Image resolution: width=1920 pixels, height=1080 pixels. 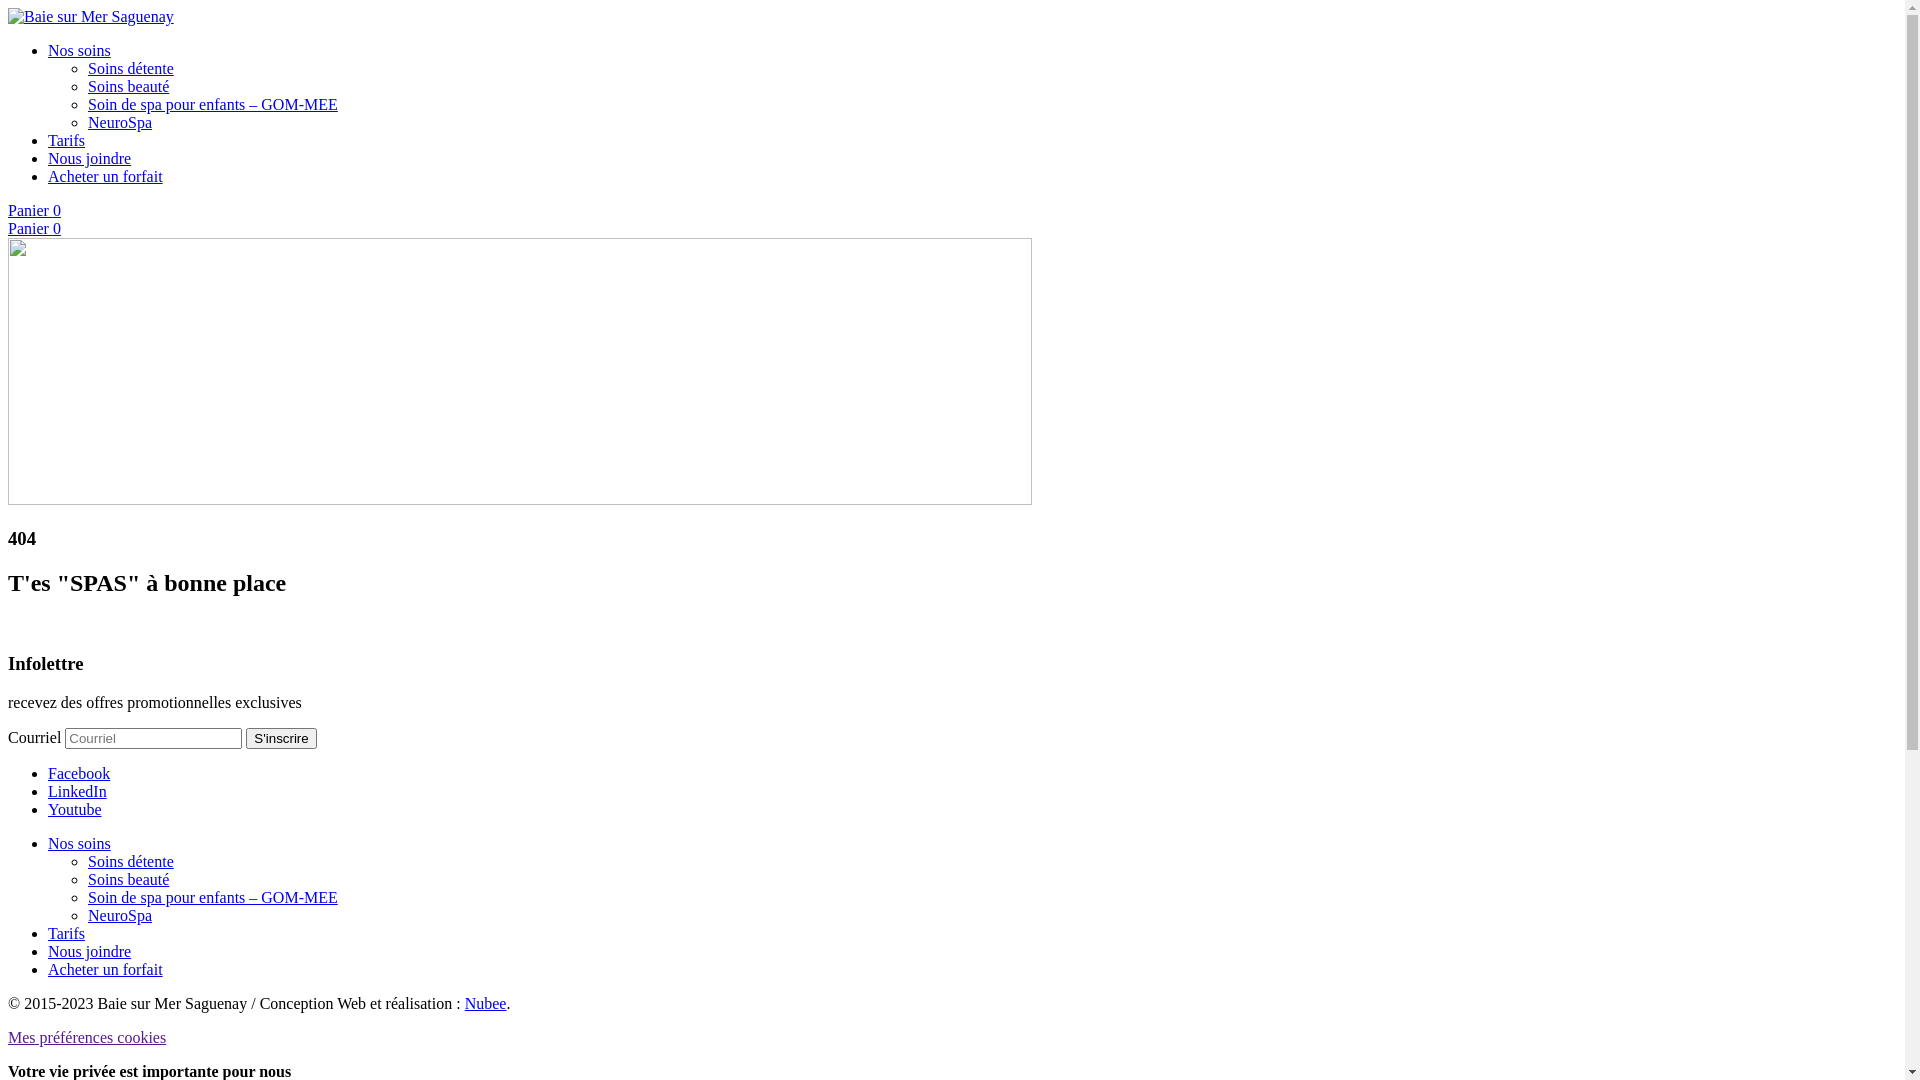 What do you see at coordinates (77, 790) in the screenshot?
I see `'LinkedIn'` at bounding box center [77, 790].